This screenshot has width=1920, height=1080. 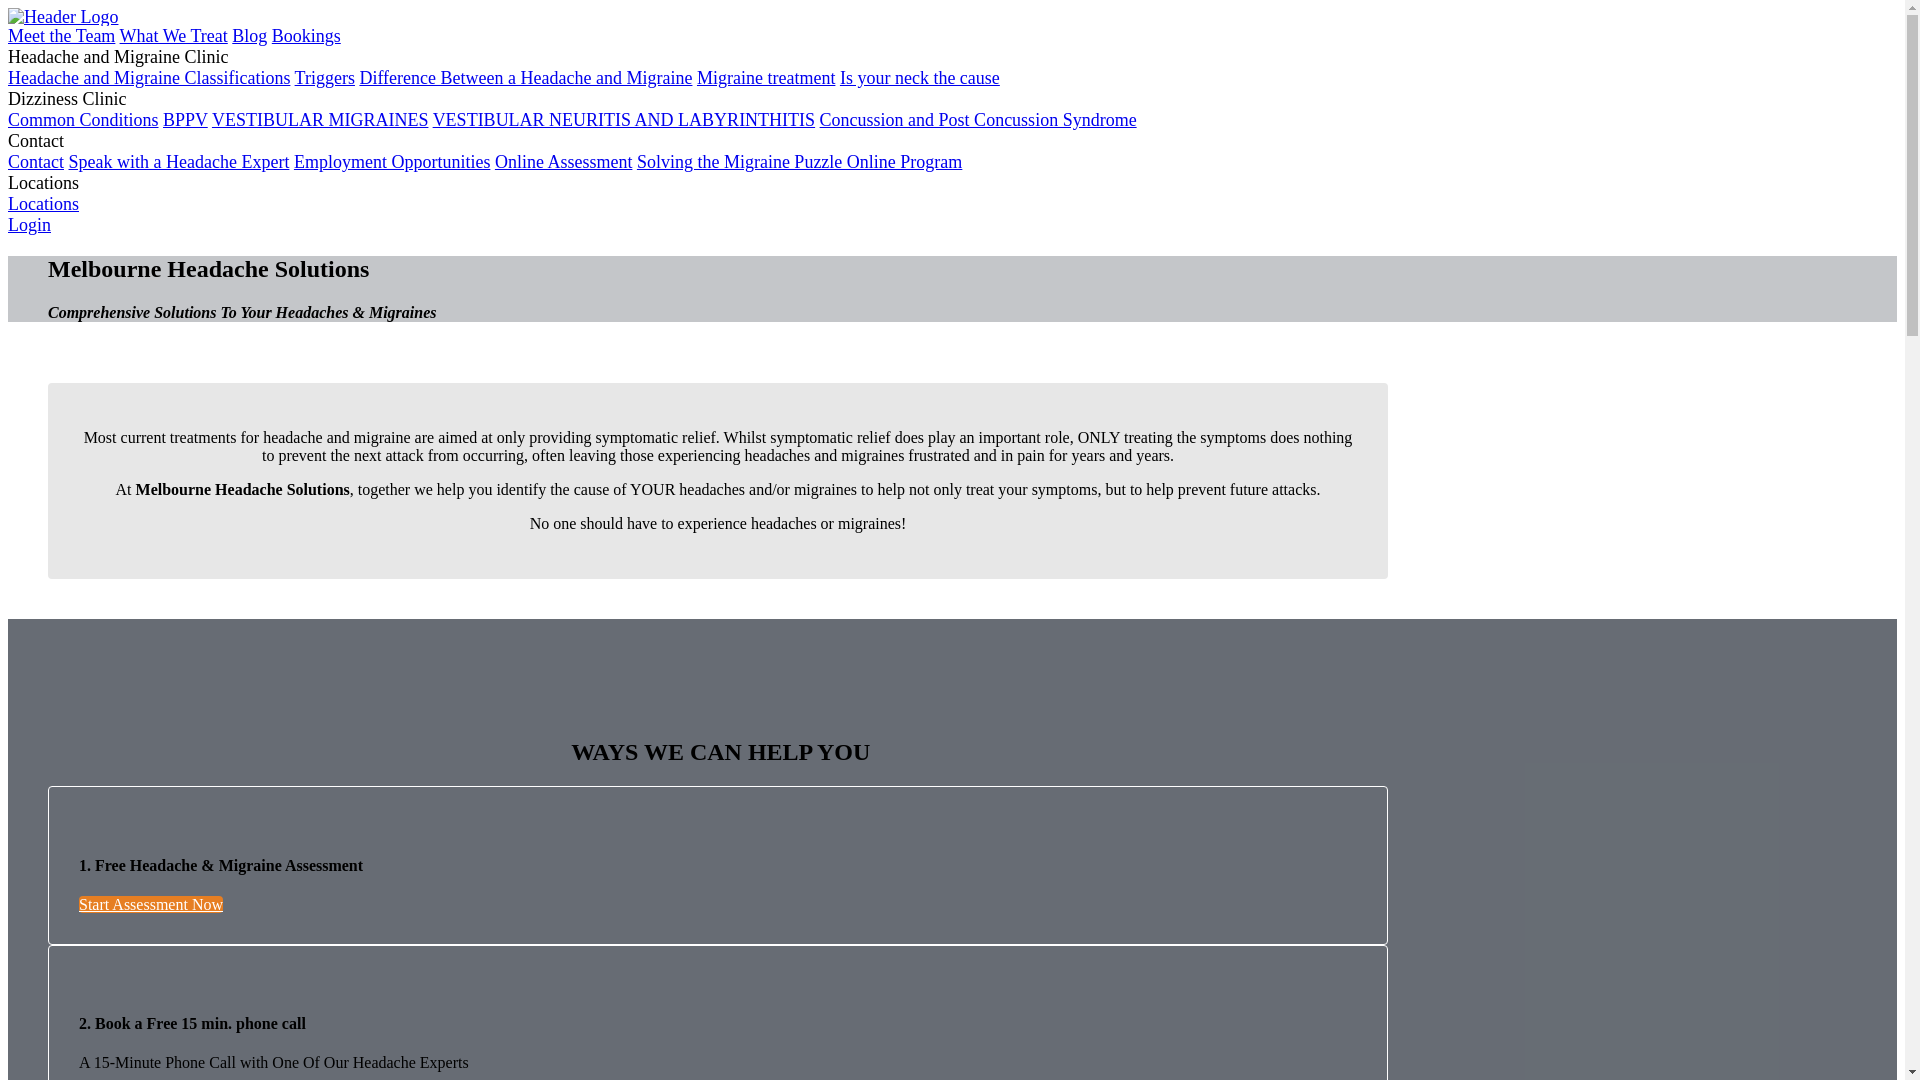 I want to click on 'Solving the Migraine Puzzle Online Program', so click(x=798, y=161).